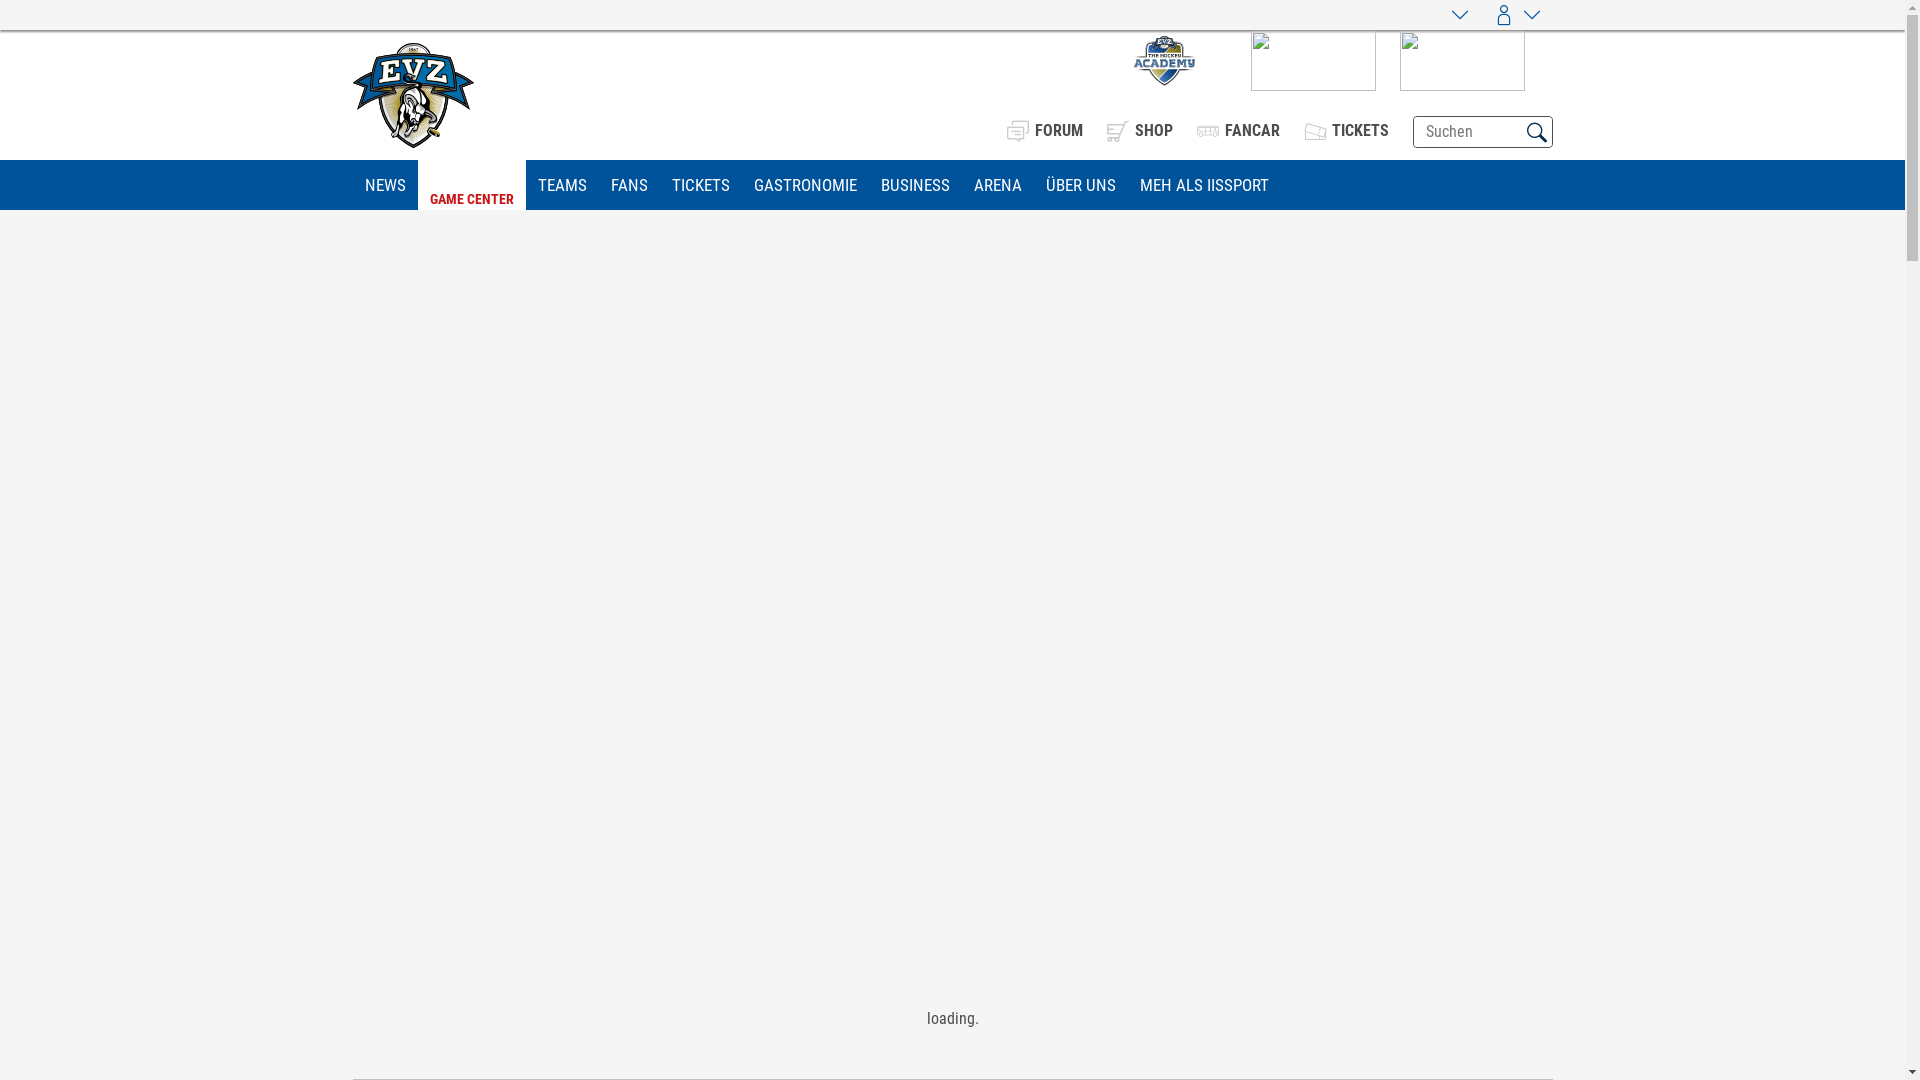  Describe the element at coordinates (700, 185) in the screenshot. I see `'TICKETS'` at that location.